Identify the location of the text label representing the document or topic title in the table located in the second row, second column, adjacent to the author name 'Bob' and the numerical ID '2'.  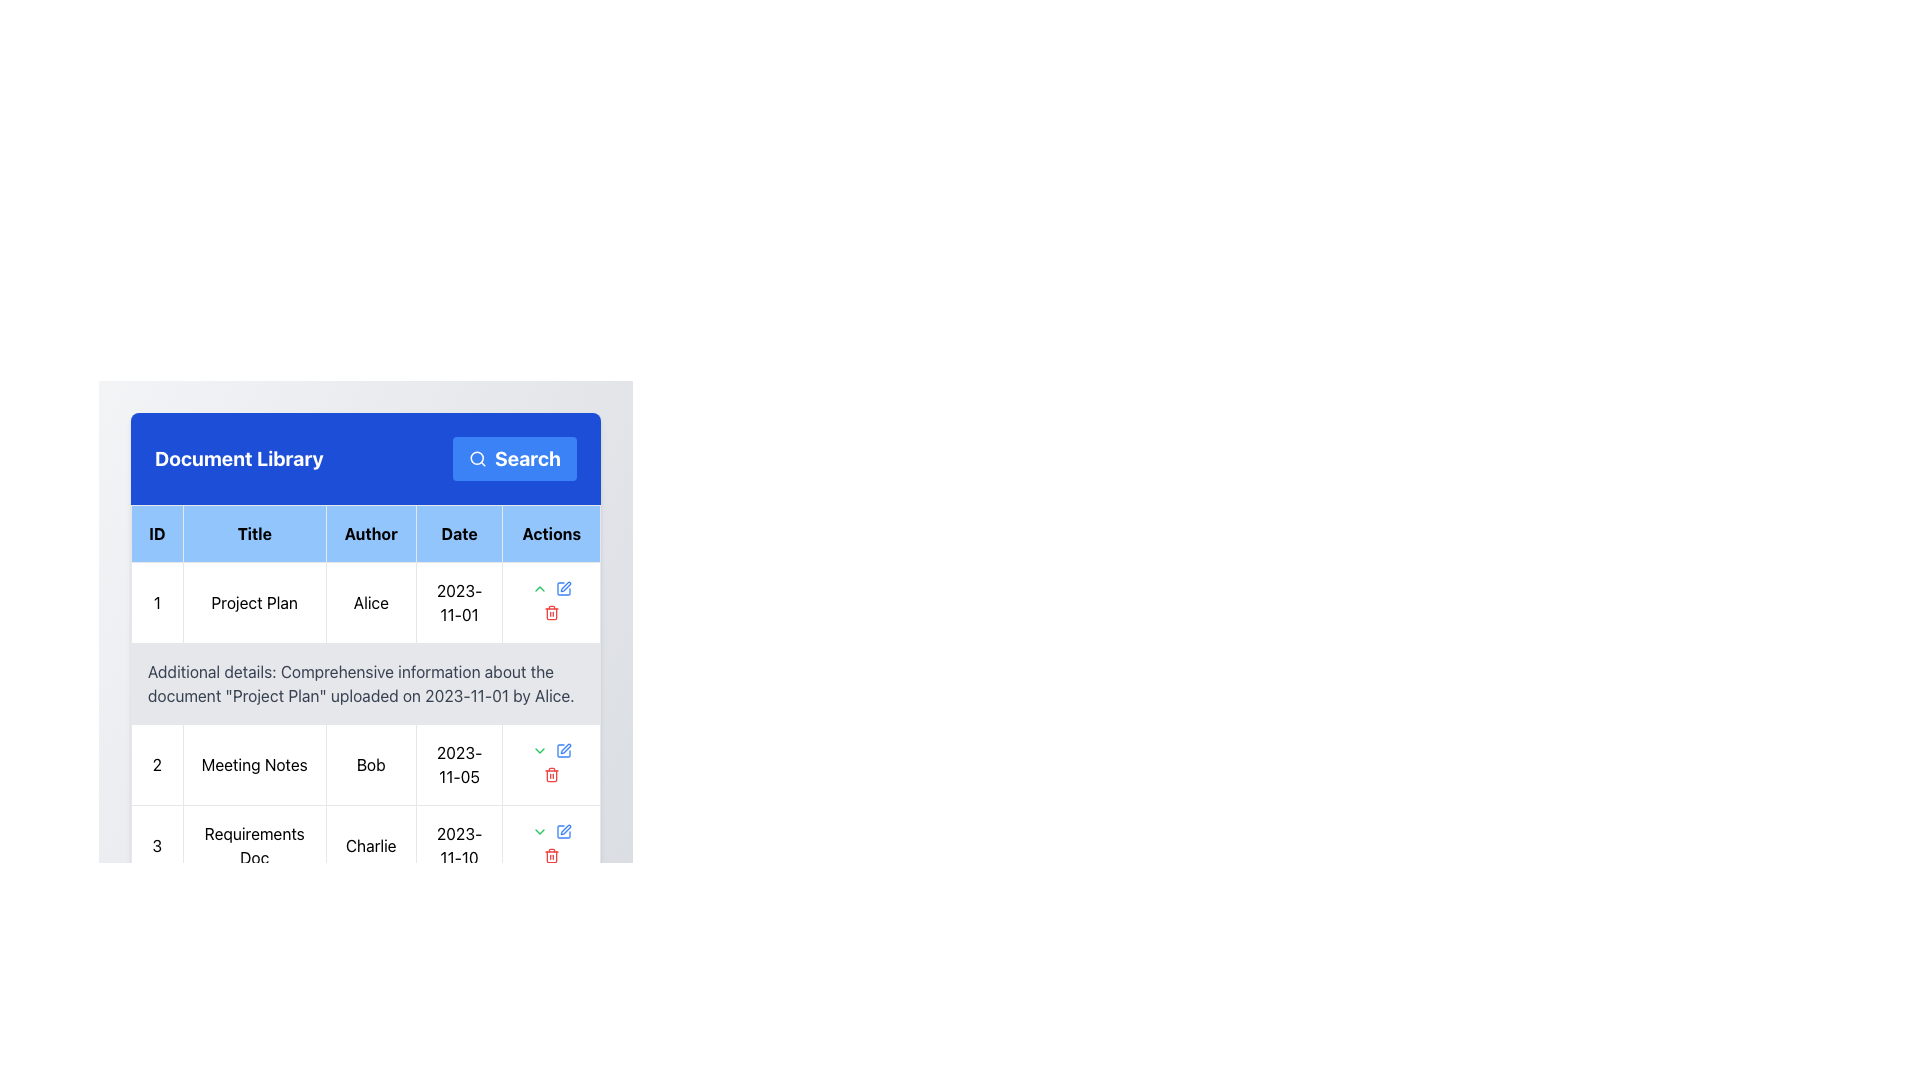
(253, 764).